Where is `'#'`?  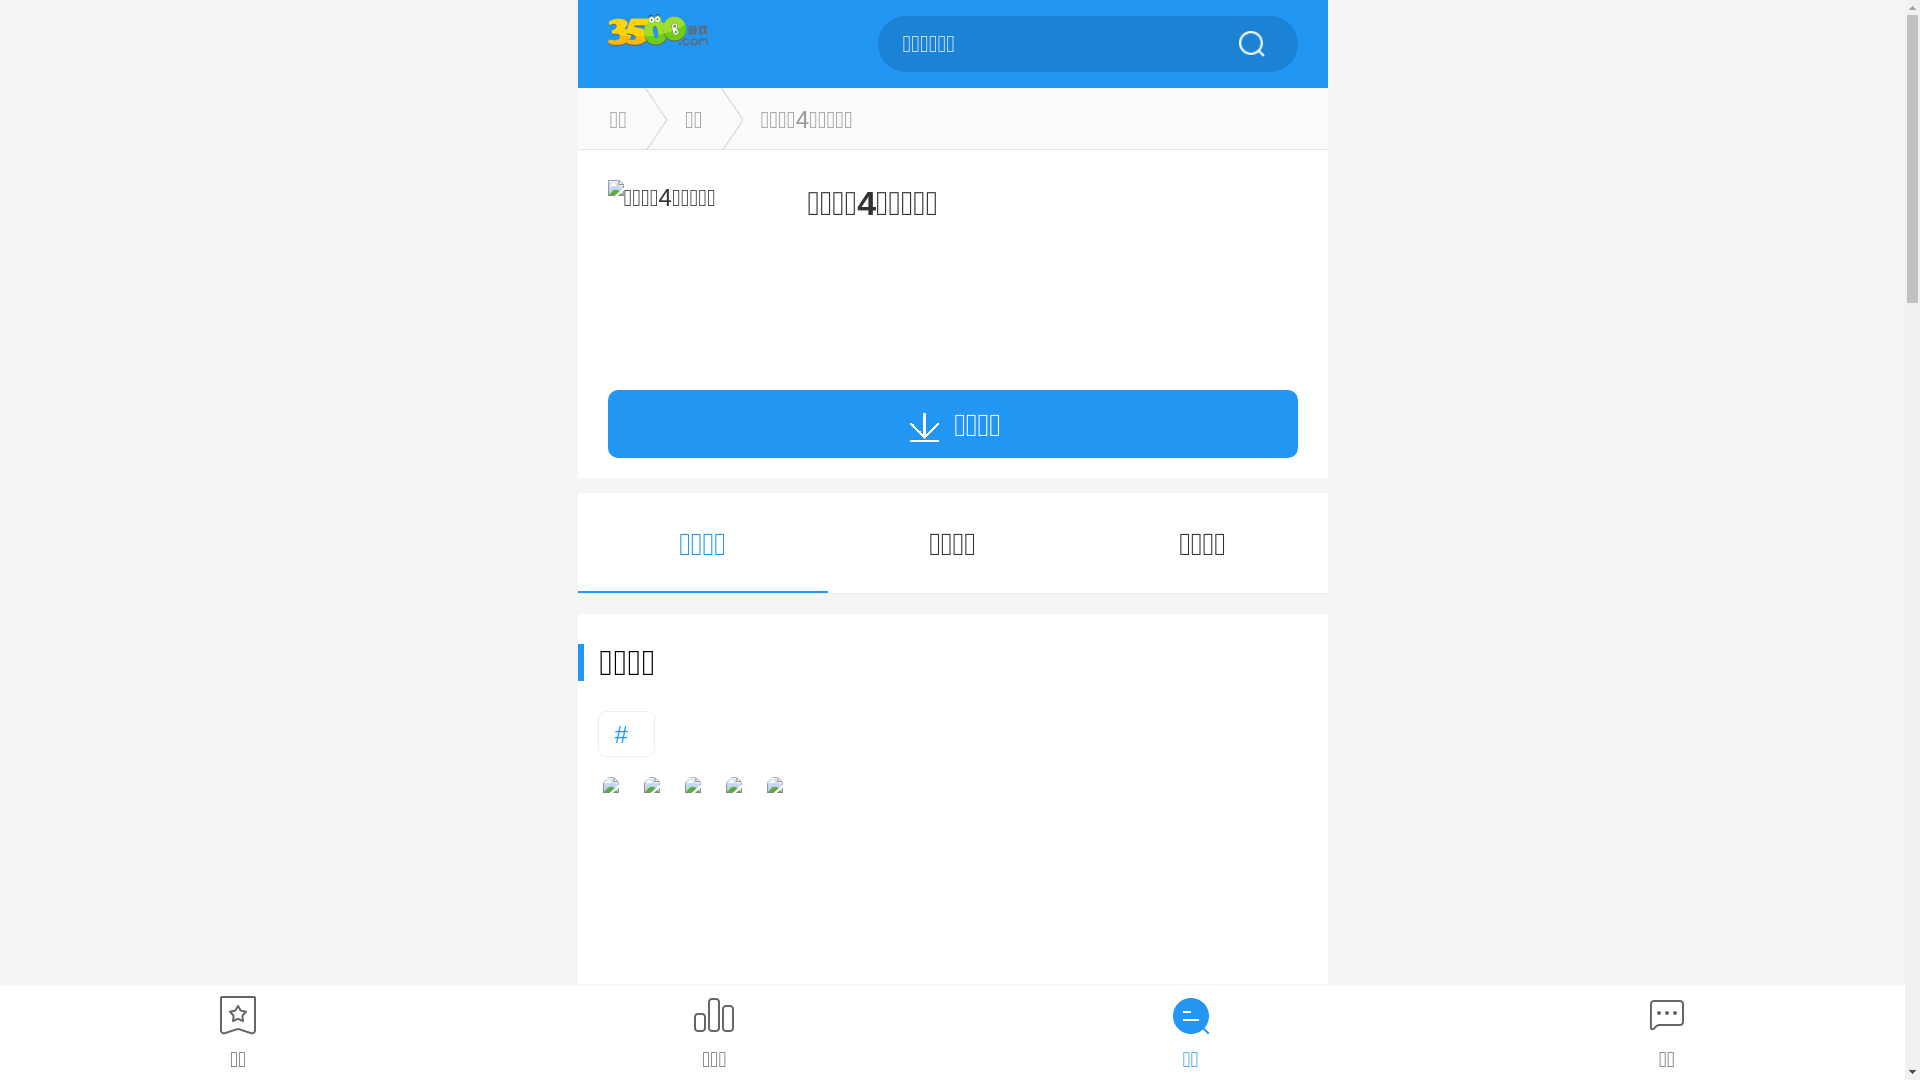
'#' is located at coordinates (625, 733).